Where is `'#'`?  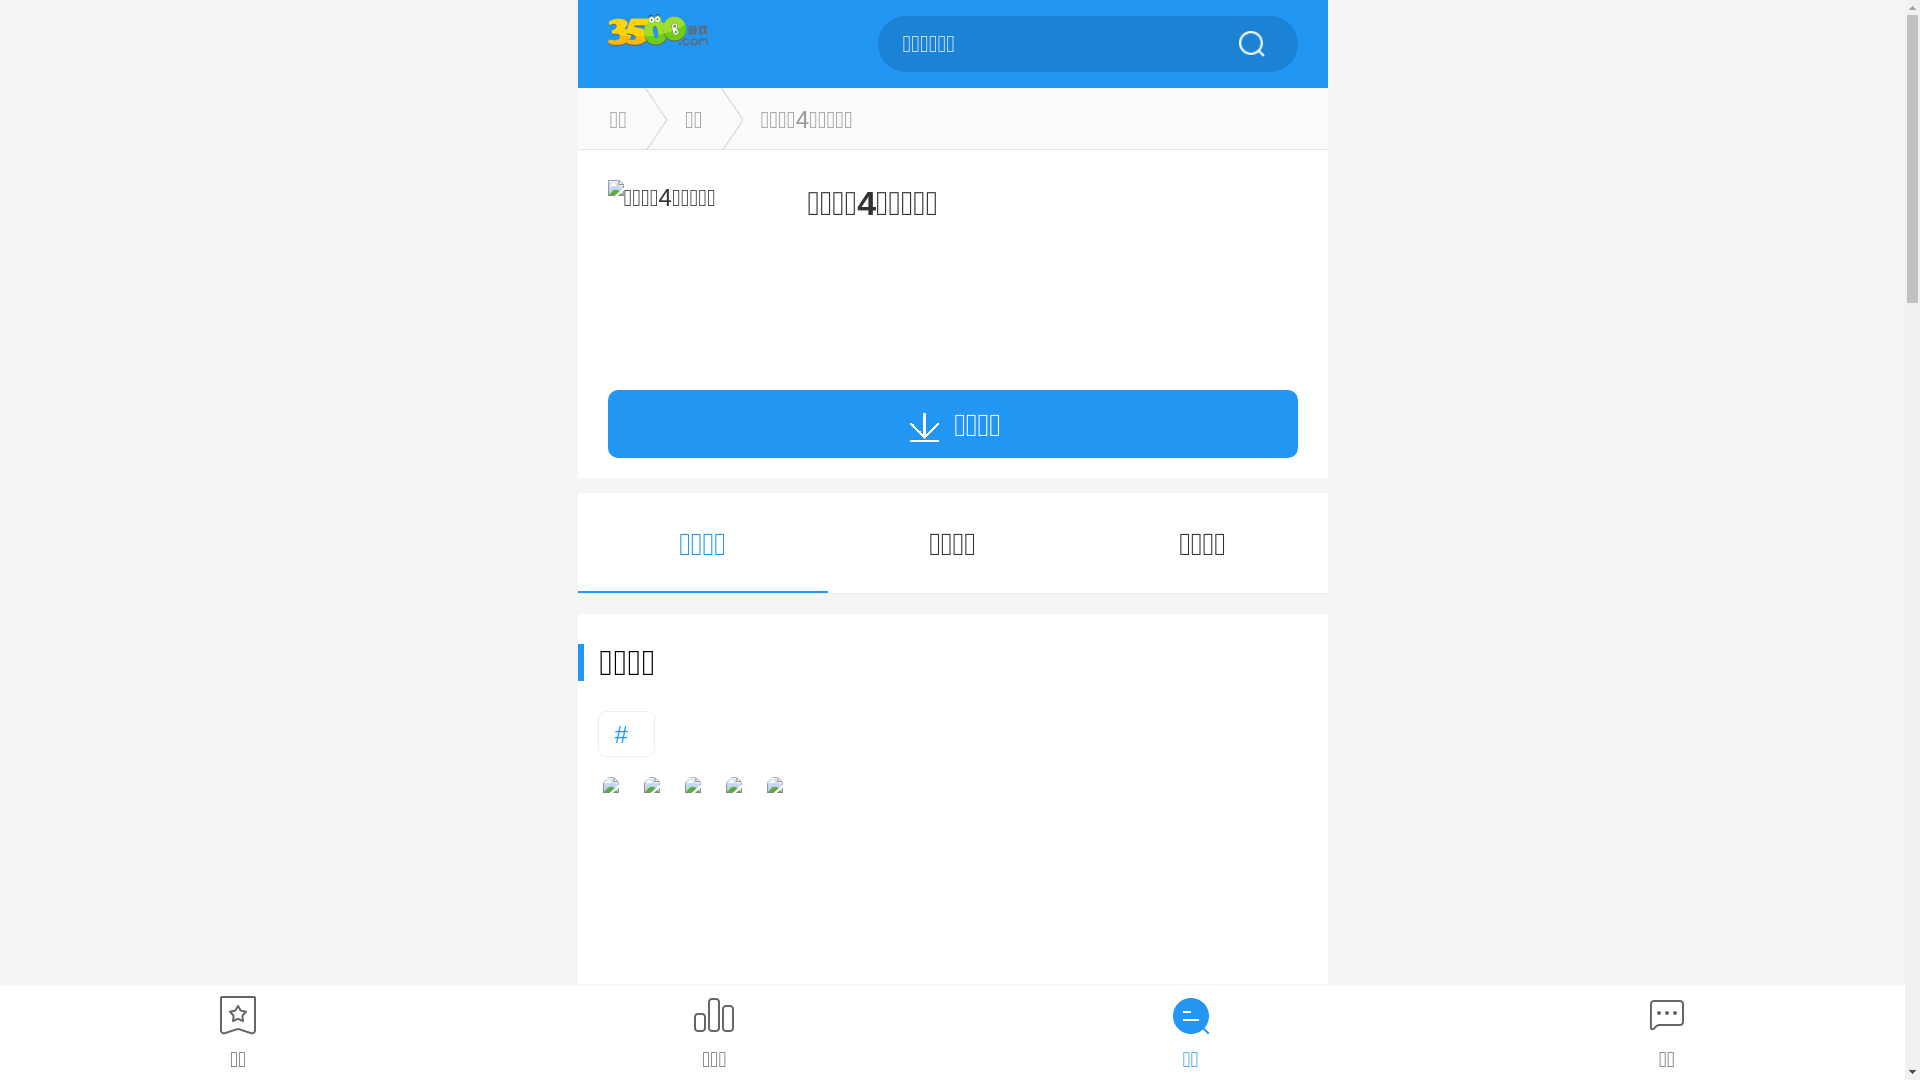
'#' is located at coordinates (625, 733).